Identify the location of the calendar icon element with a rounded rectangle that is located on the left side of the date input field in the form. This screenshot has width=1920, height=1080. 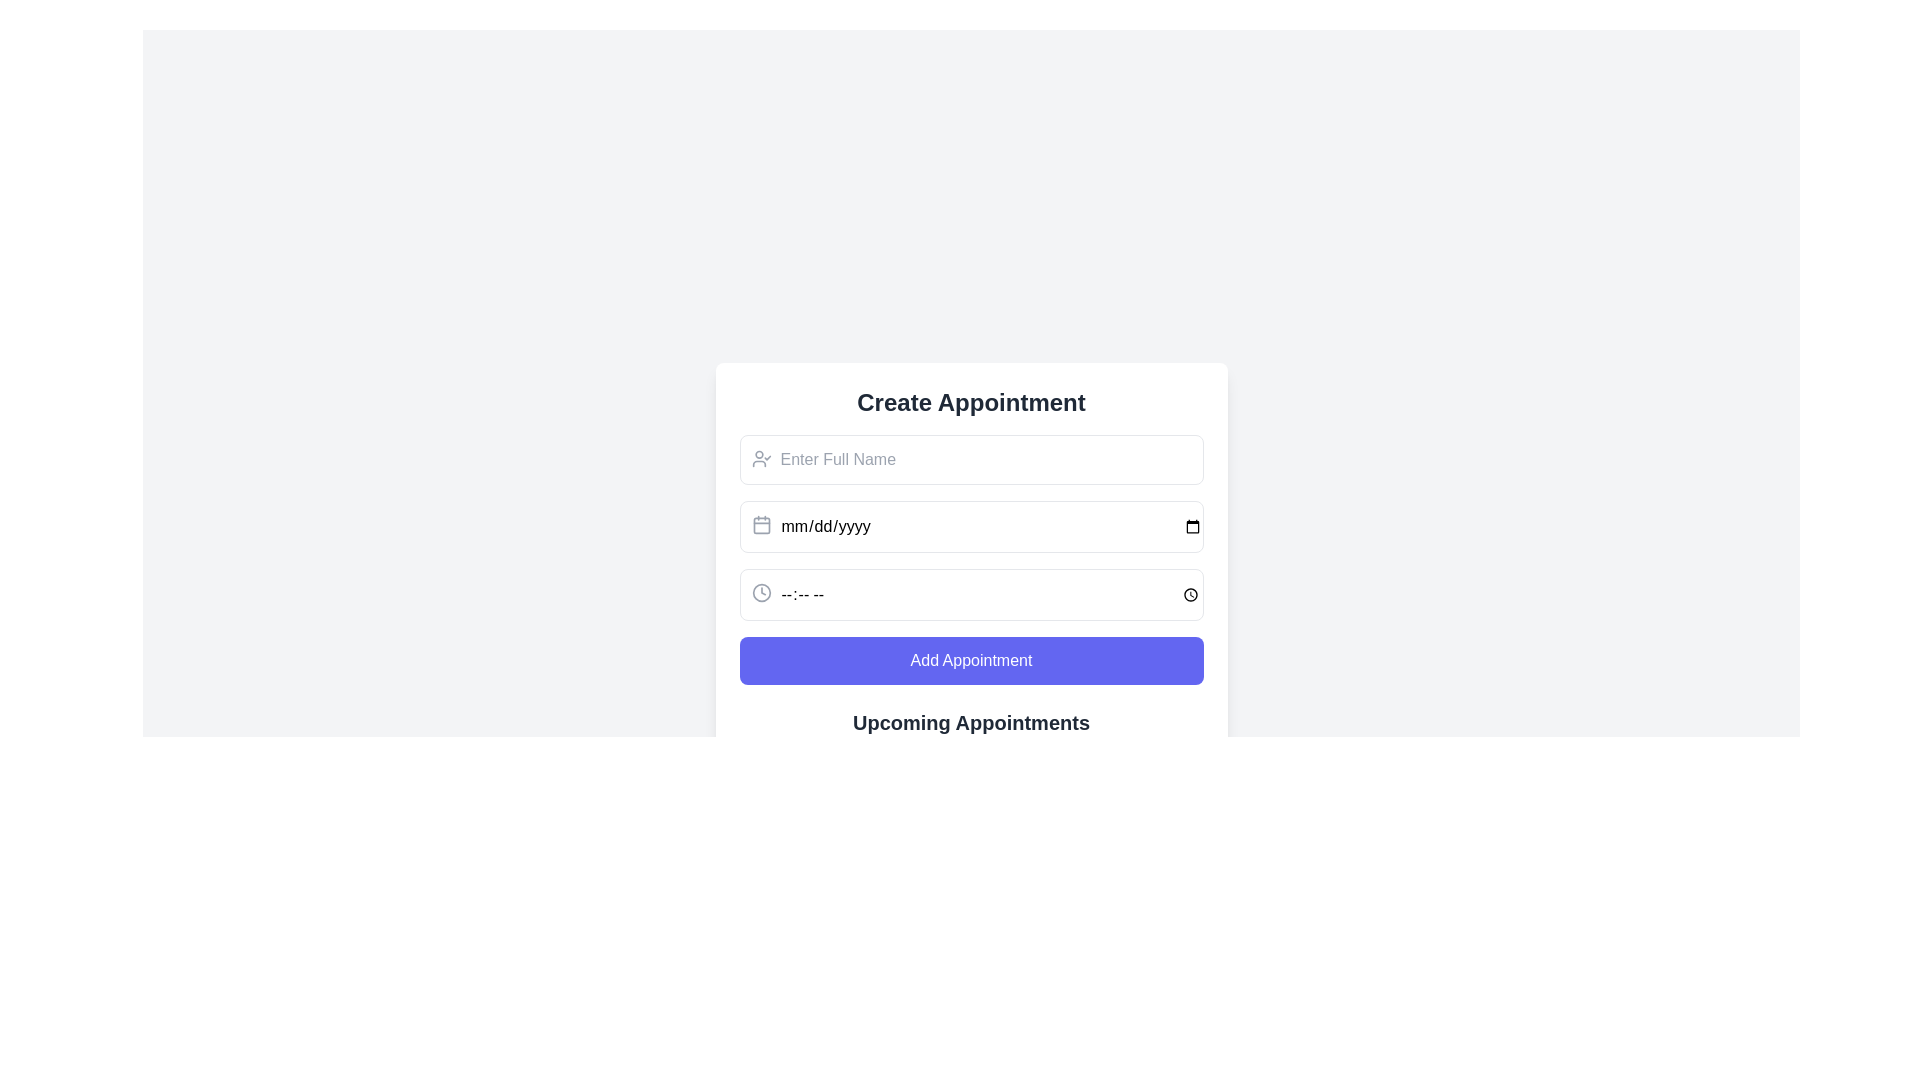
(760, 524).